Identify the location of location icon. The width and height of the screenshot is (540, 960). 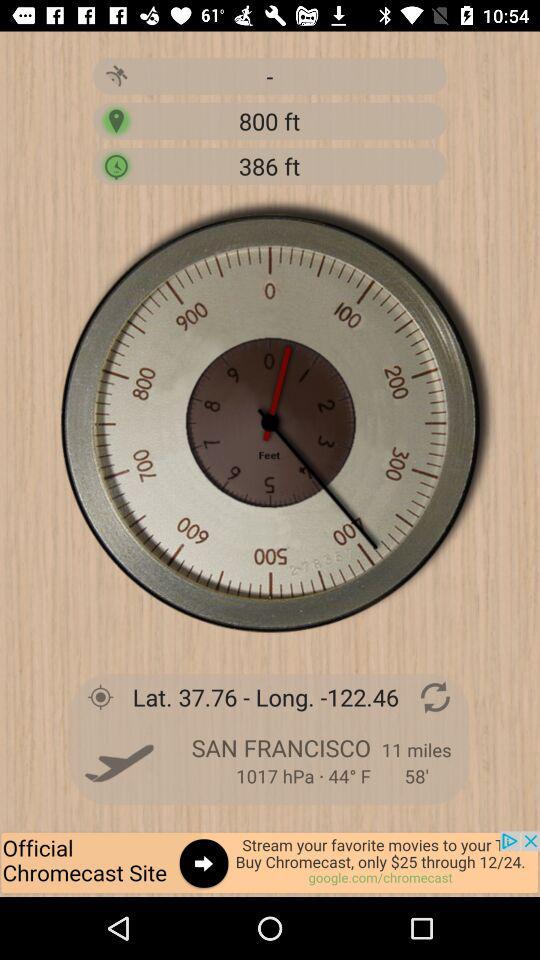
(116, 120).